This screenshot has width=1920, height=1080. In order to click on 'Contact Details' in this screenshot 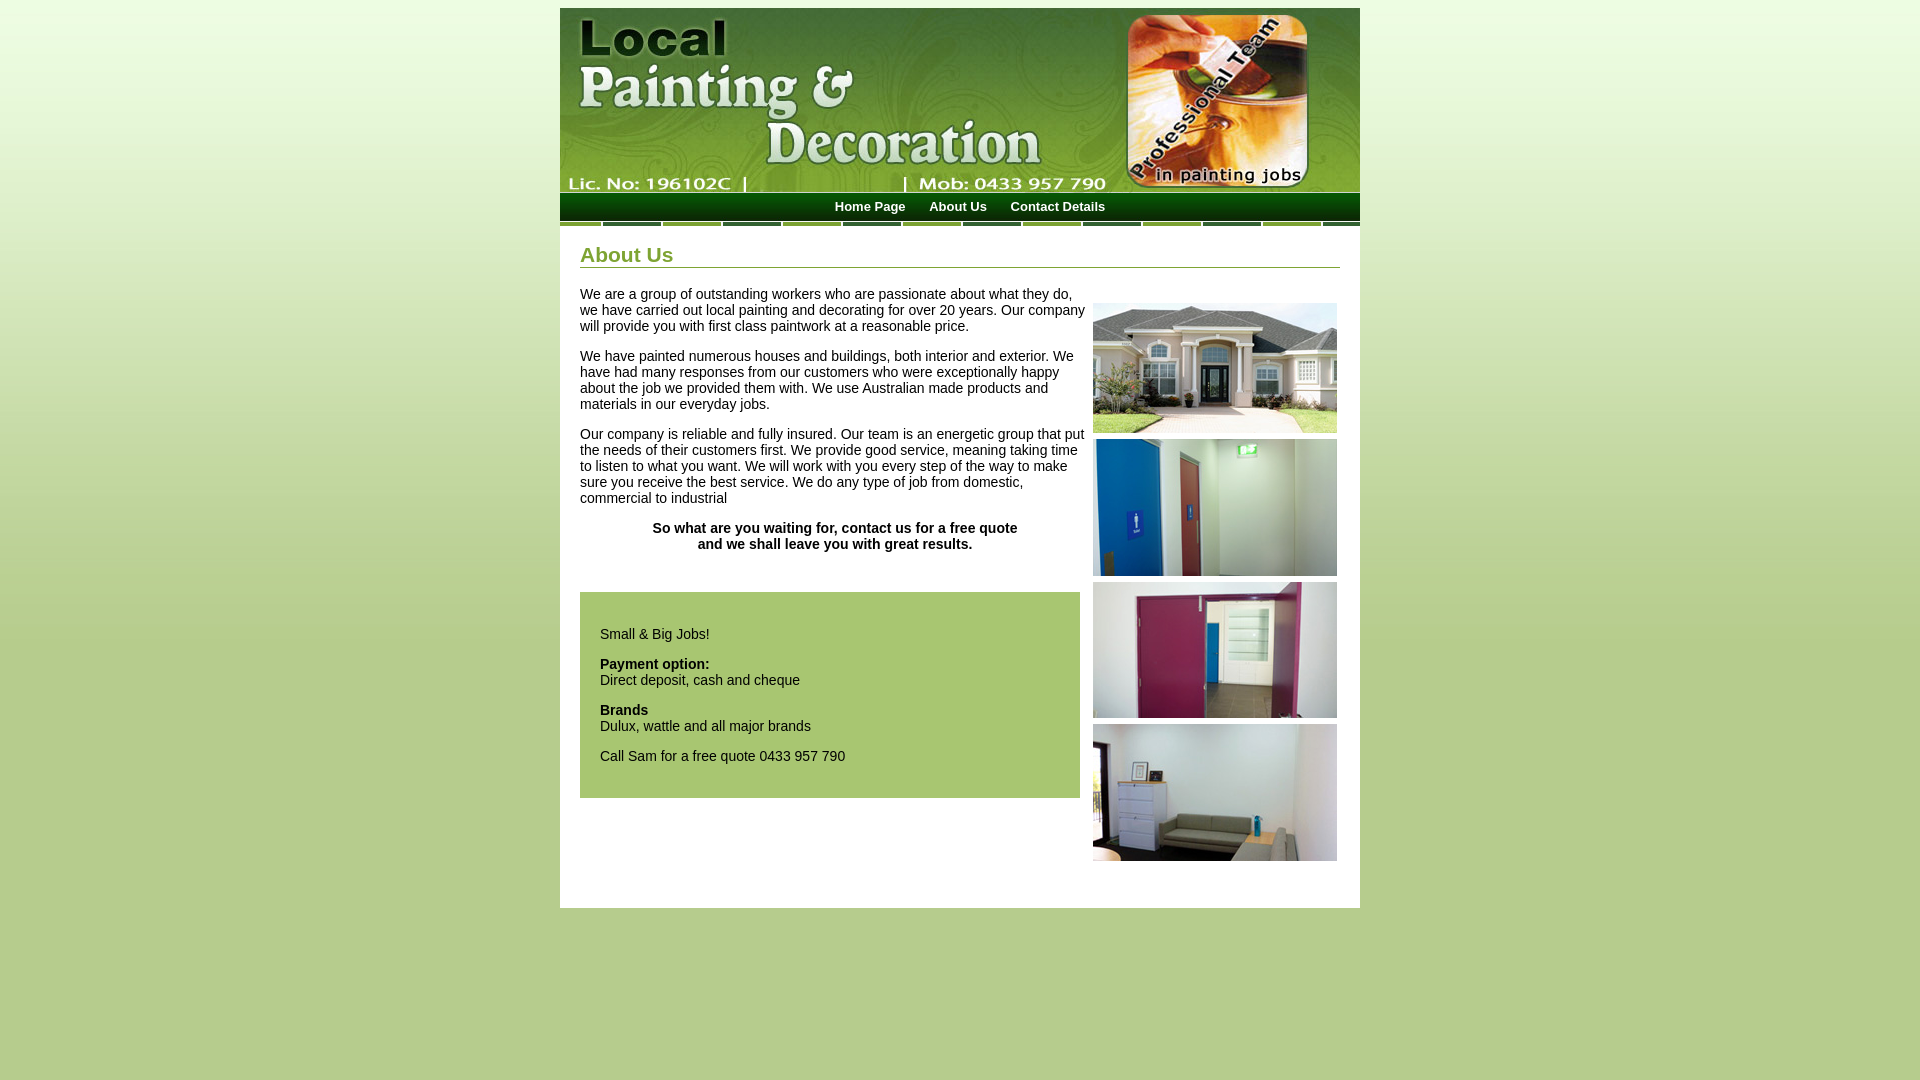, I will do `click(1057, 206)`.